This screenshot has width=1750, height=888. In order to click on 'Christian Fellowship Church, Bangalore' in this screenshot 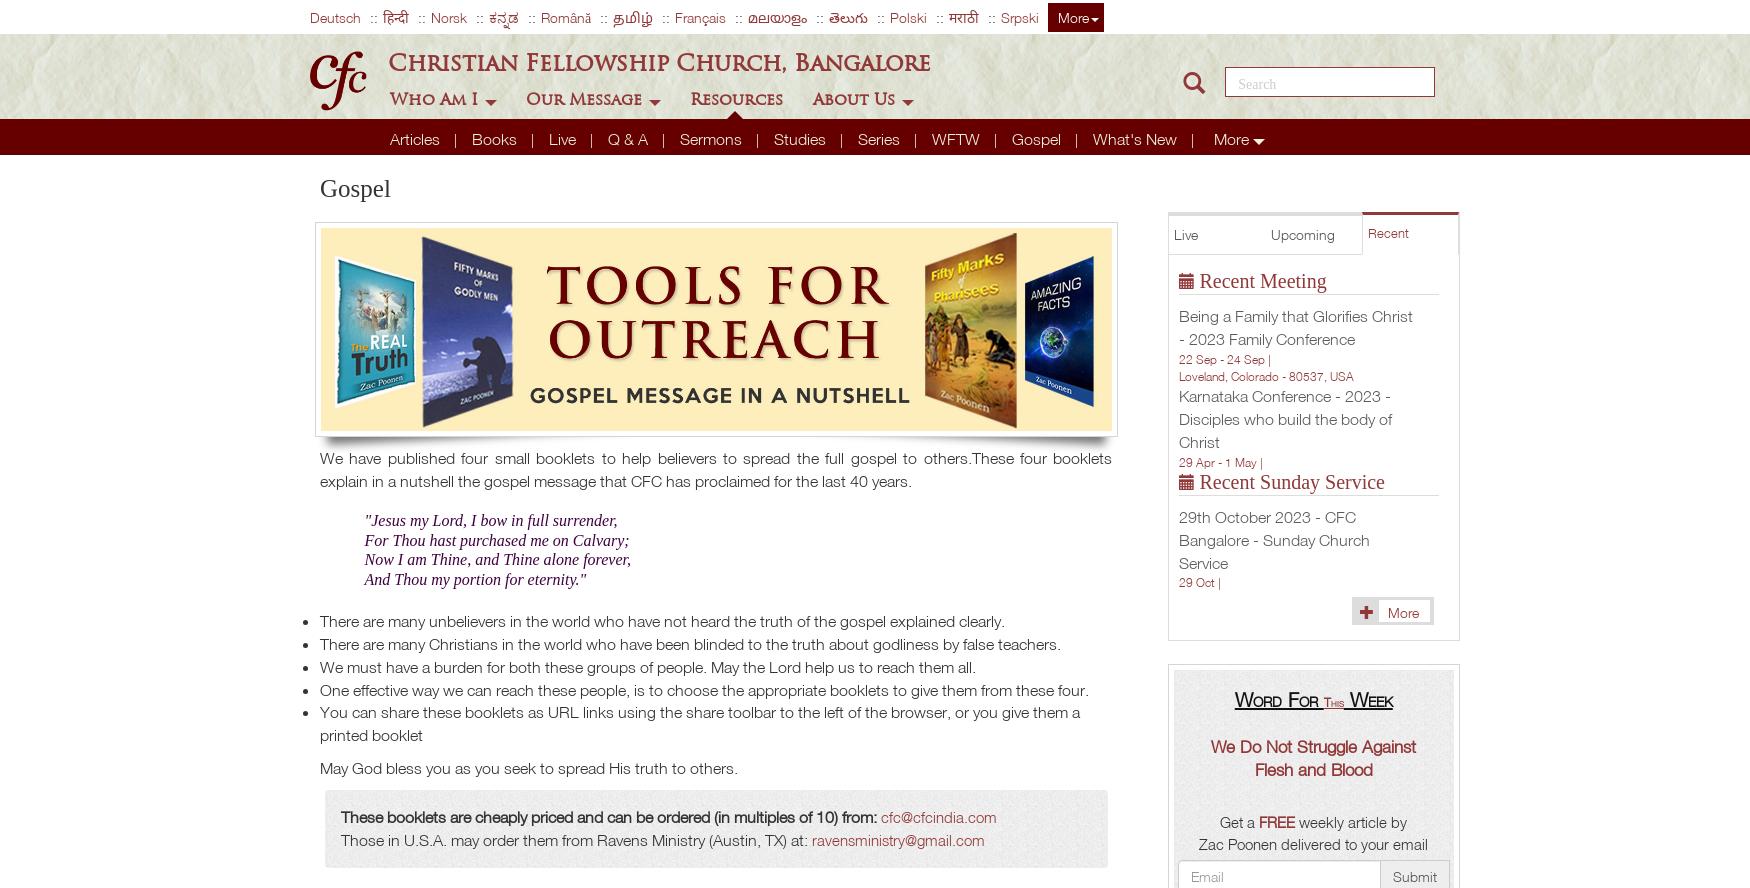, I will do `click(657, 60)`.